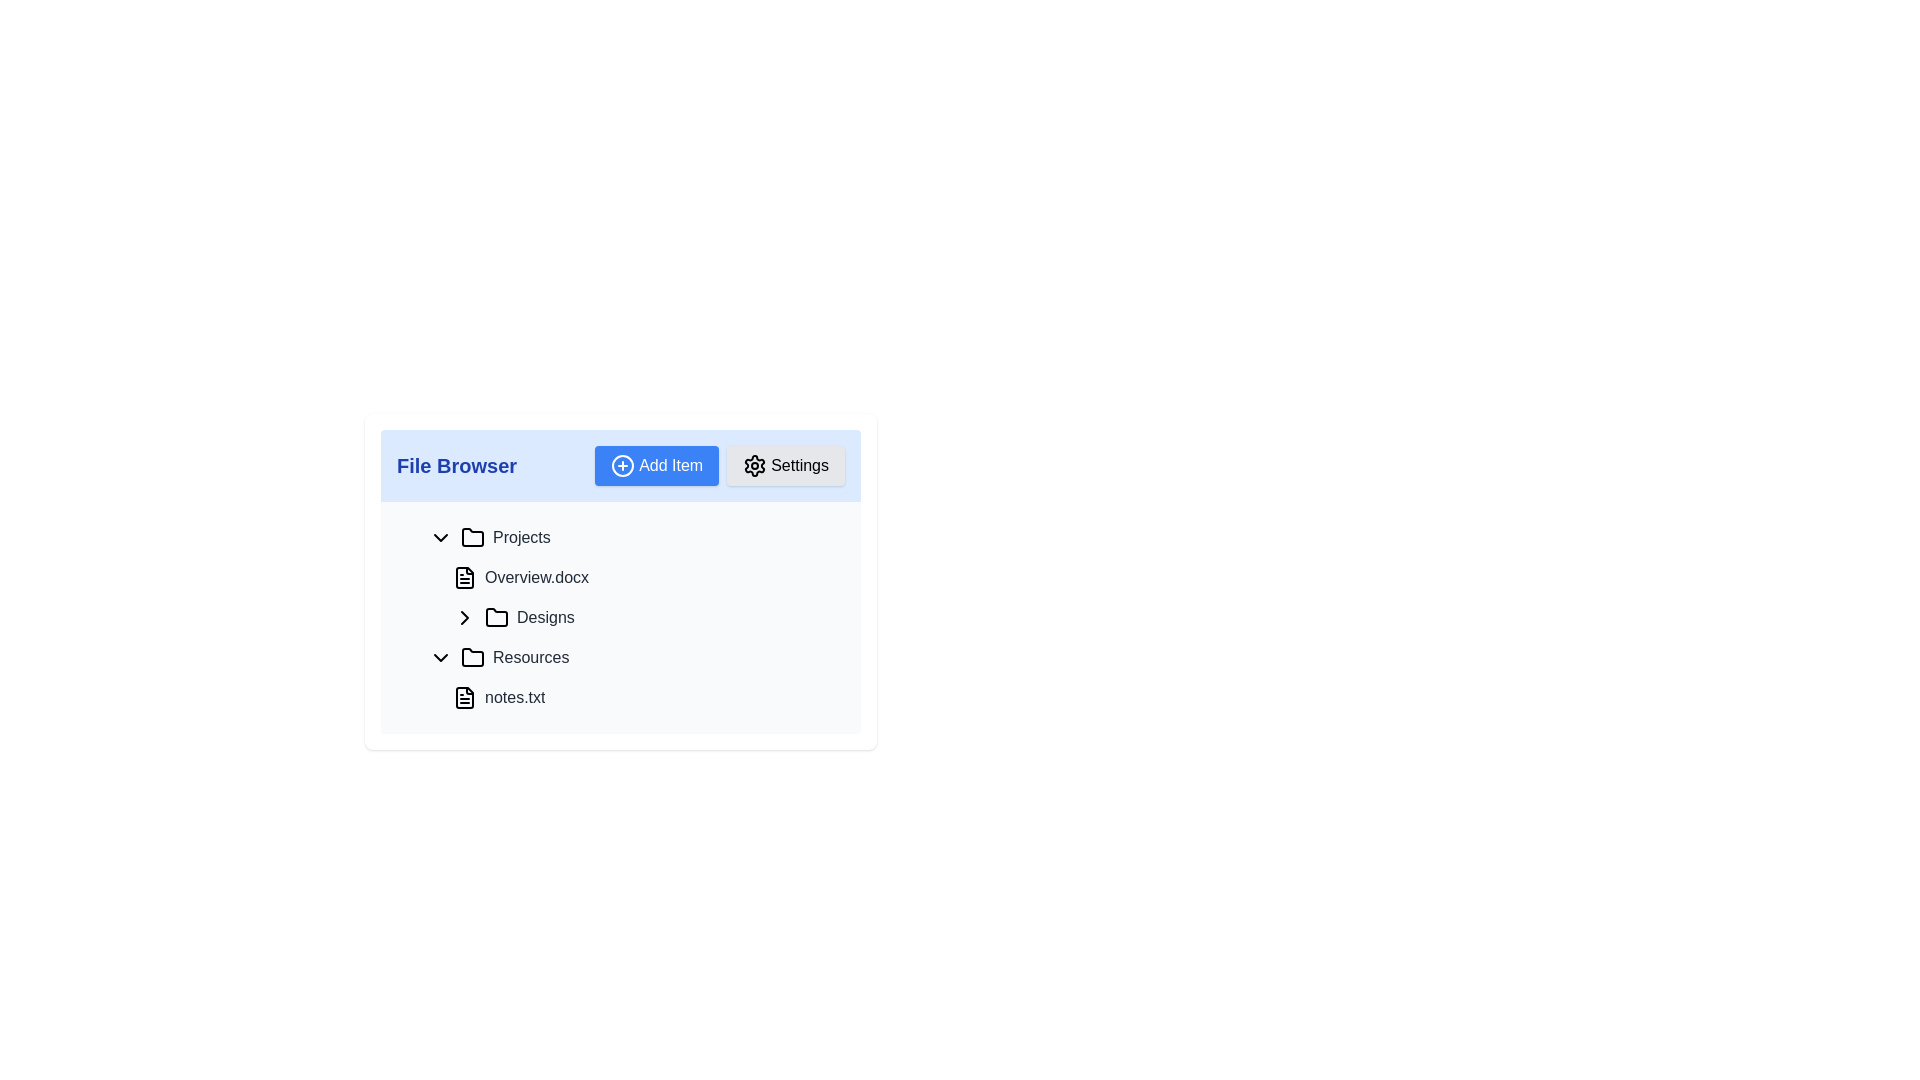 This screenshot has width=1920, height=1080. I want to click on text of the 'Designs' label located under the 'Projects' folder in the file browser interface, so click(545, 616).